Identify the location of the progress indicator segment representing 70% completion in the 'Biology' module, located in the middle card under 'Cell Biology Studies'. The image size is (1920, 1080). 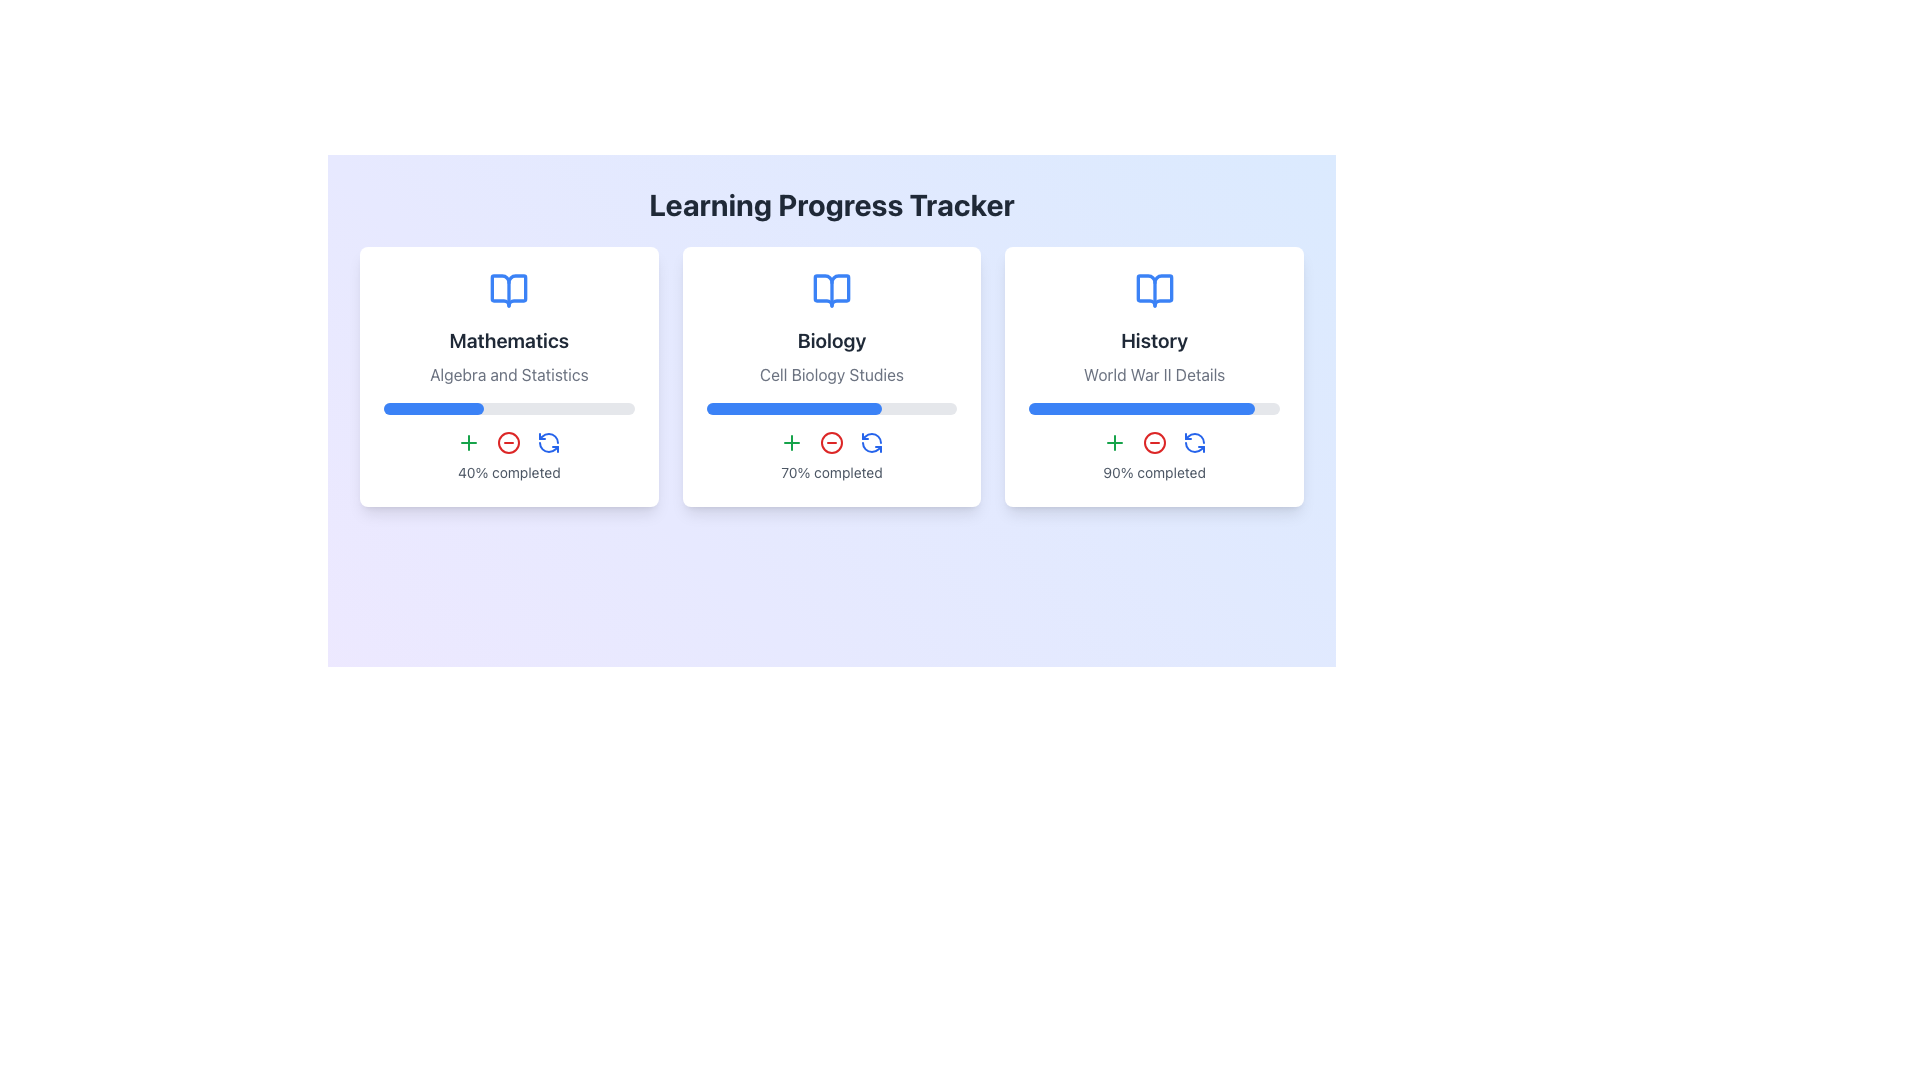
(793, 407).